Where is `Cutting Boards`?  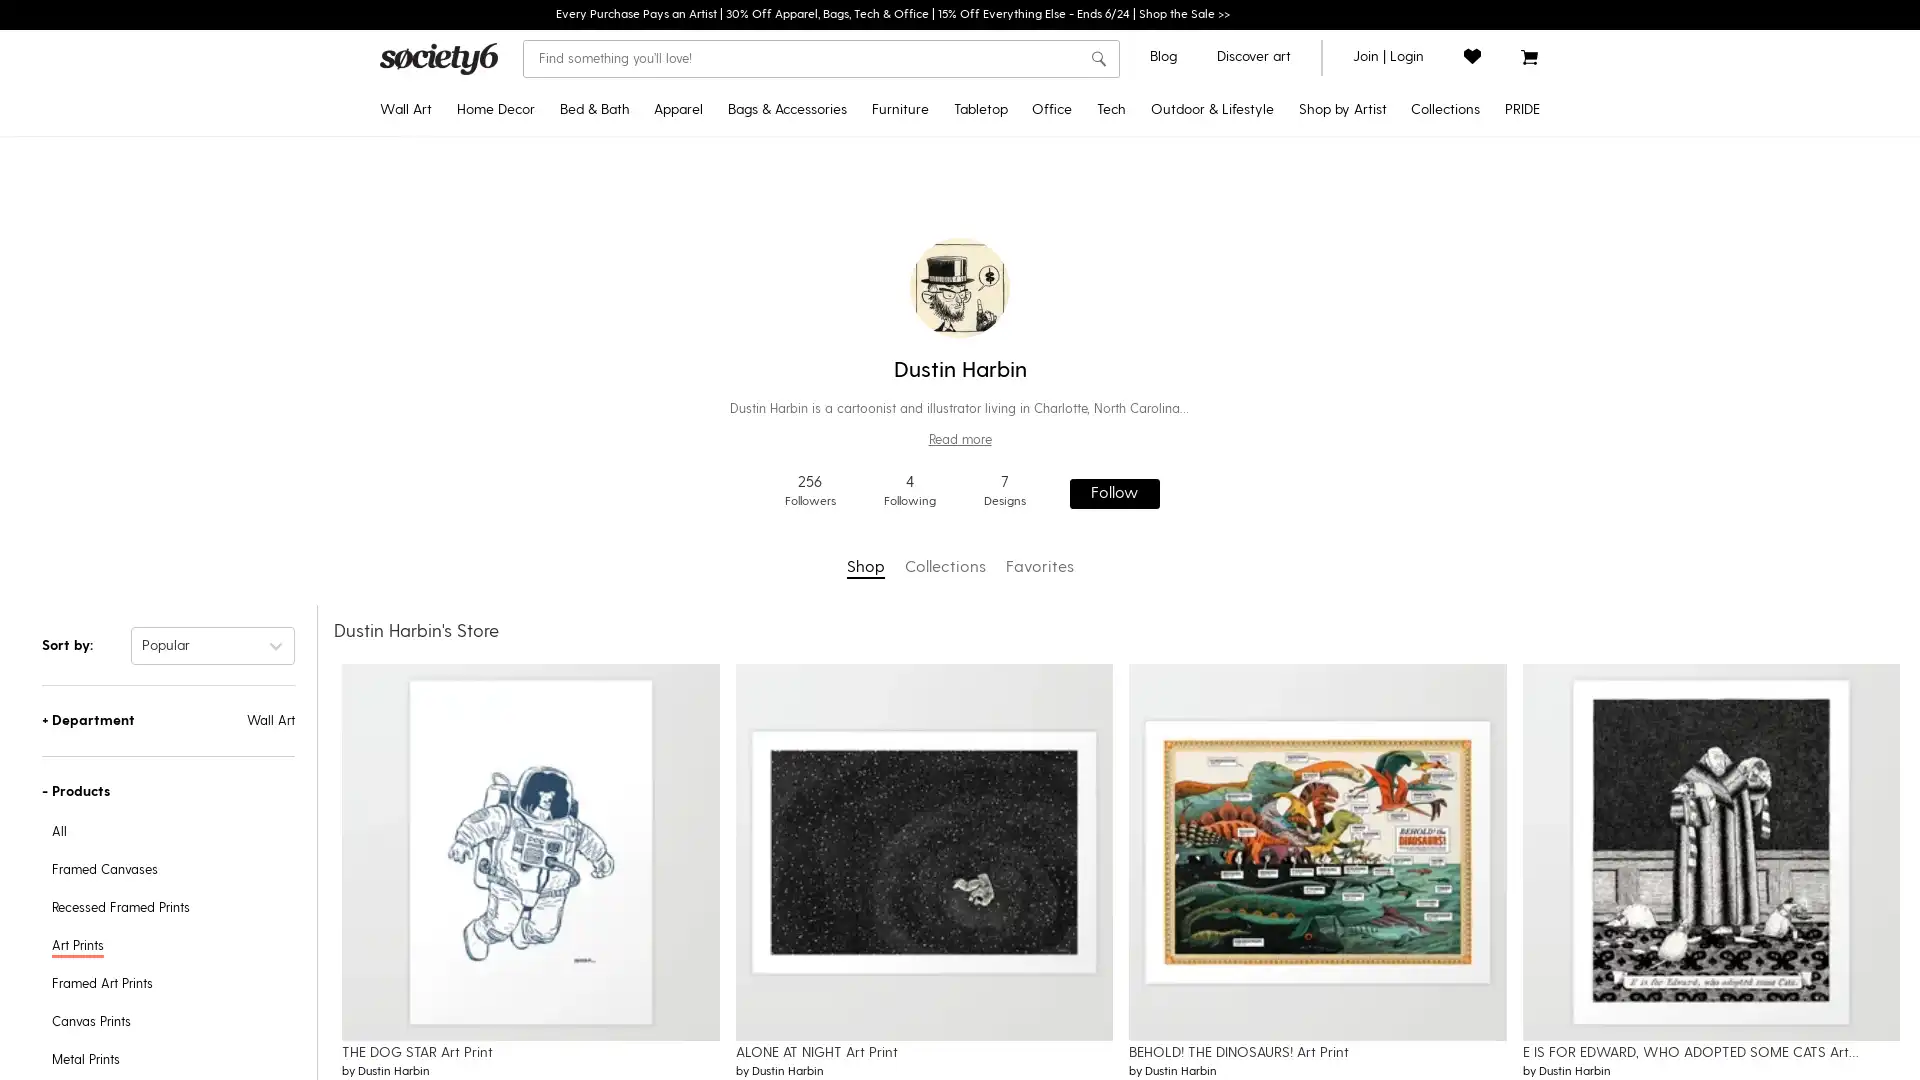
Cutting Boards is located at coordinates (1017, 416).